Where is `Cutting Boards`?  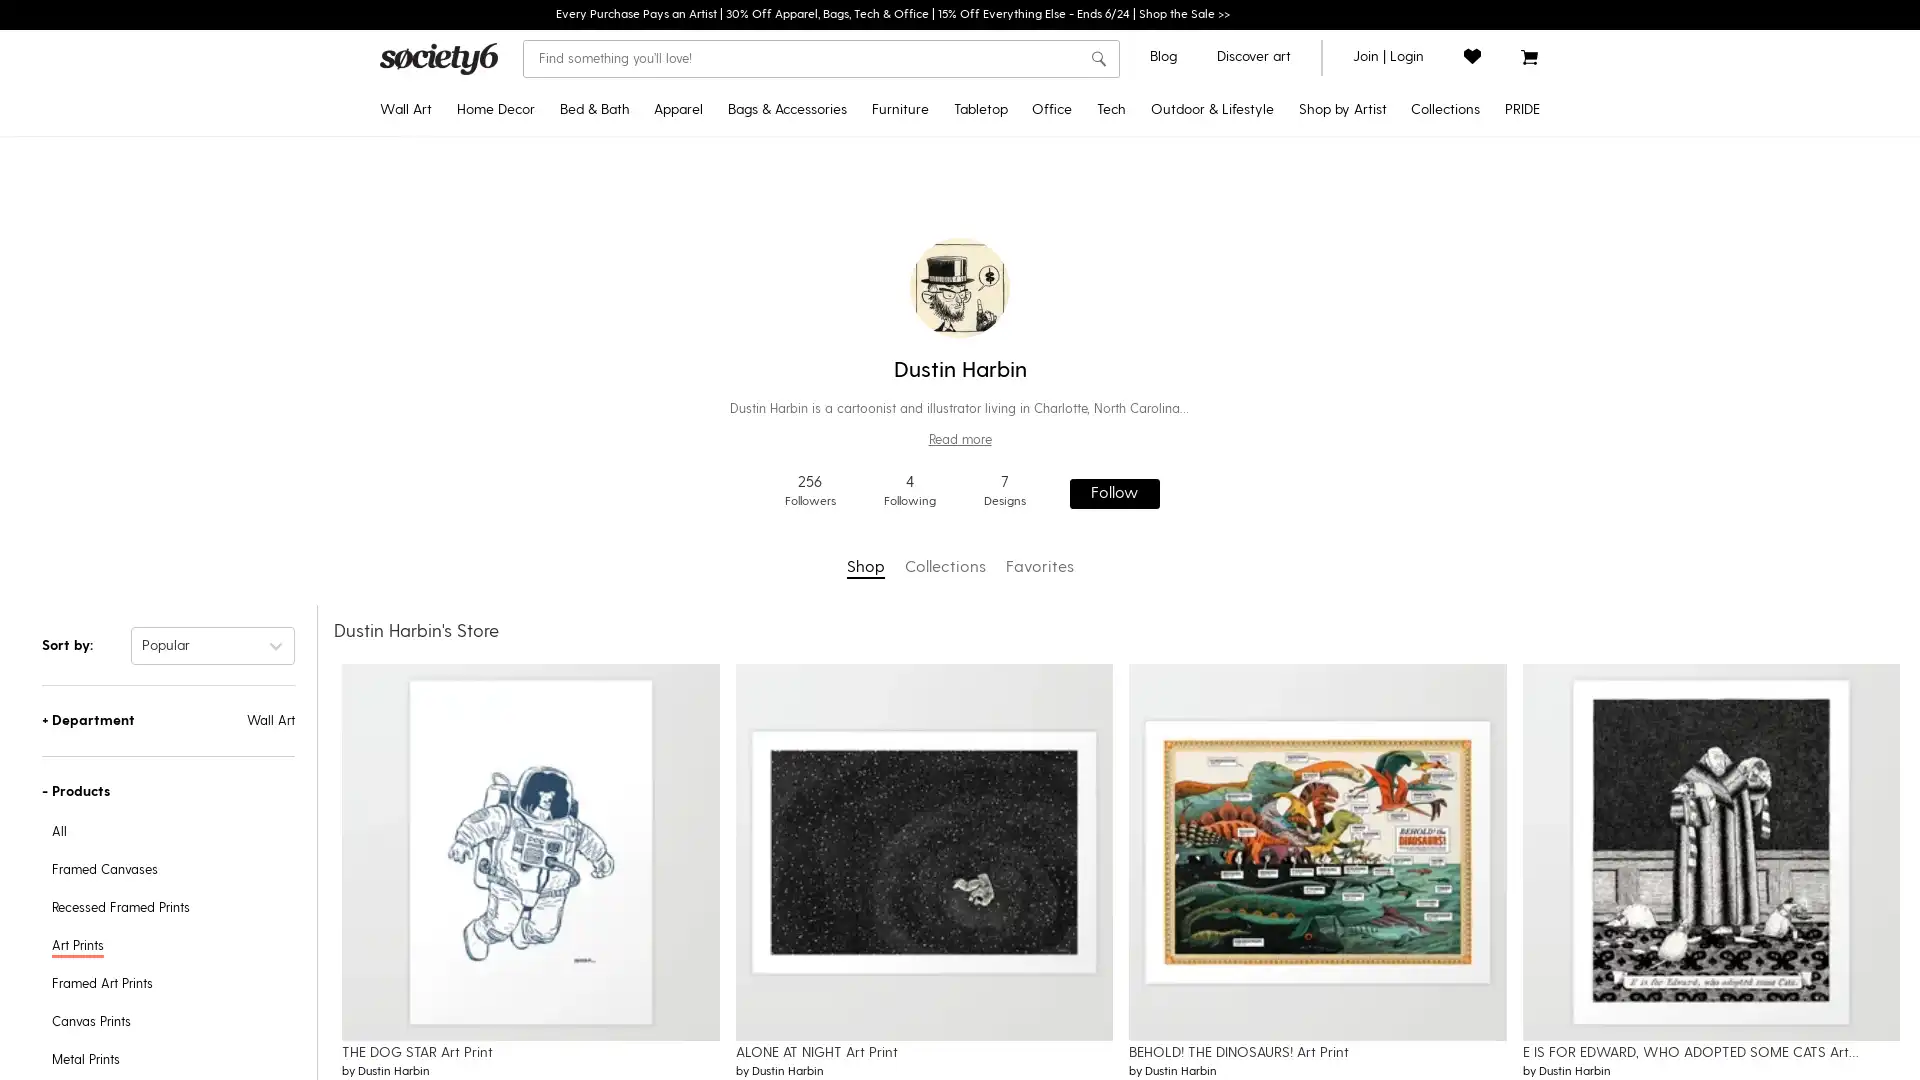
Cutting Boards is located at coordinates (1017, 416).